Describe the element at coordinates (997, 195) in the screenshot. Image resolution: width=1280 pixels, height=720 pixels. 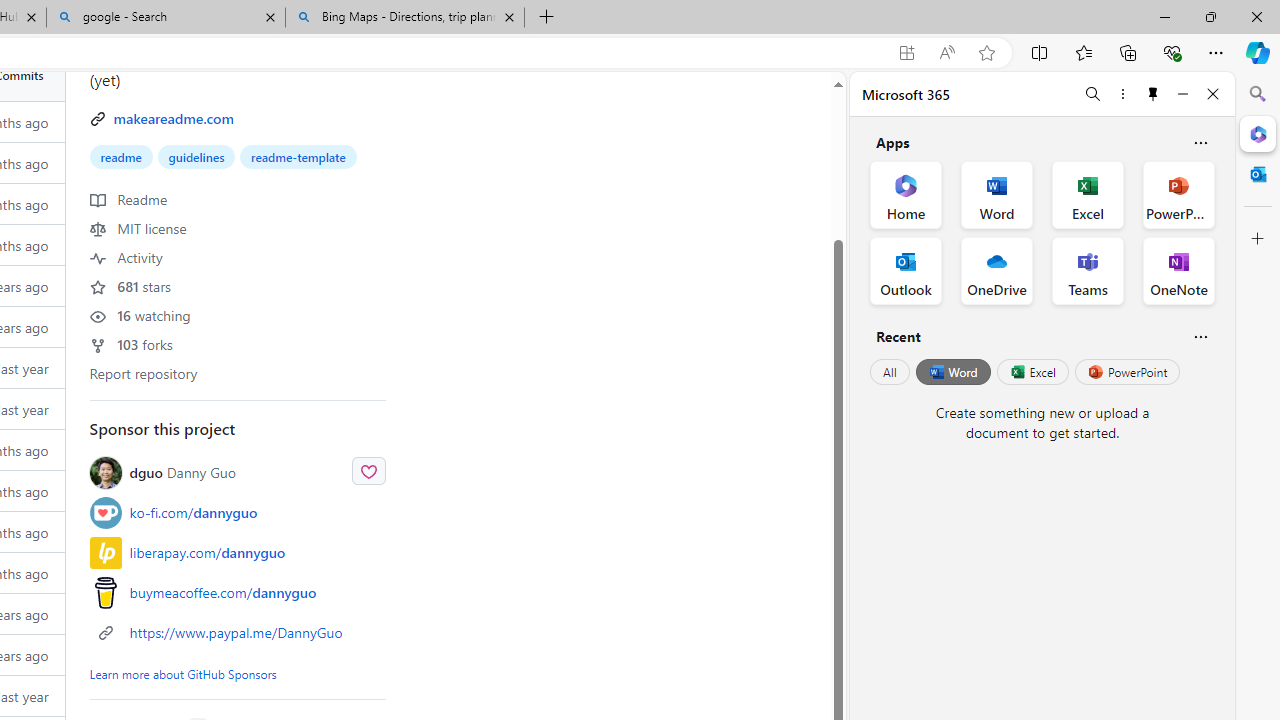
I see `'Word Office App'` at that location.